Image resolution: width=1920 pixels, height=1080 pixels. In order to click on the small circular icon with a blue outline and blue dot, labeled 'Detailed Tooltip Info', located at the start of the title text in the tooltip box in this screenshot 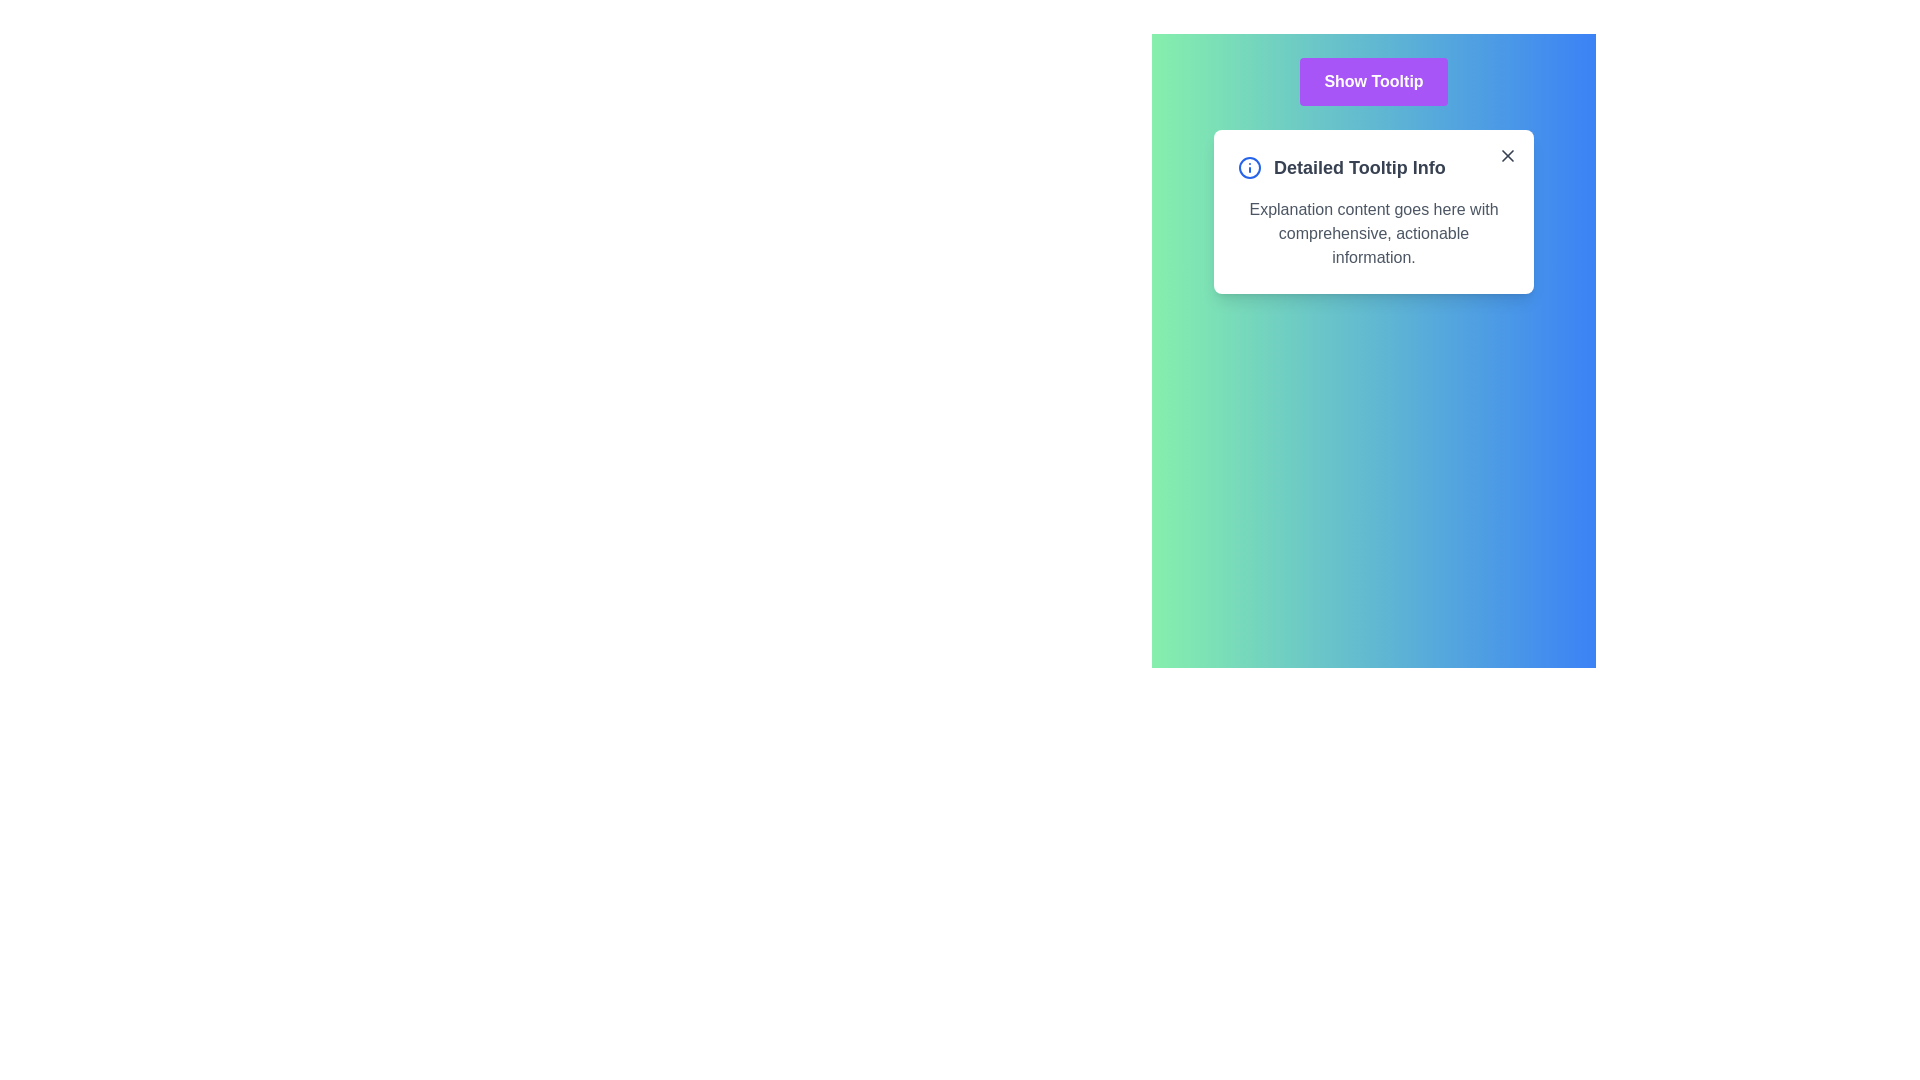, I will do `click(1248, 167)`.